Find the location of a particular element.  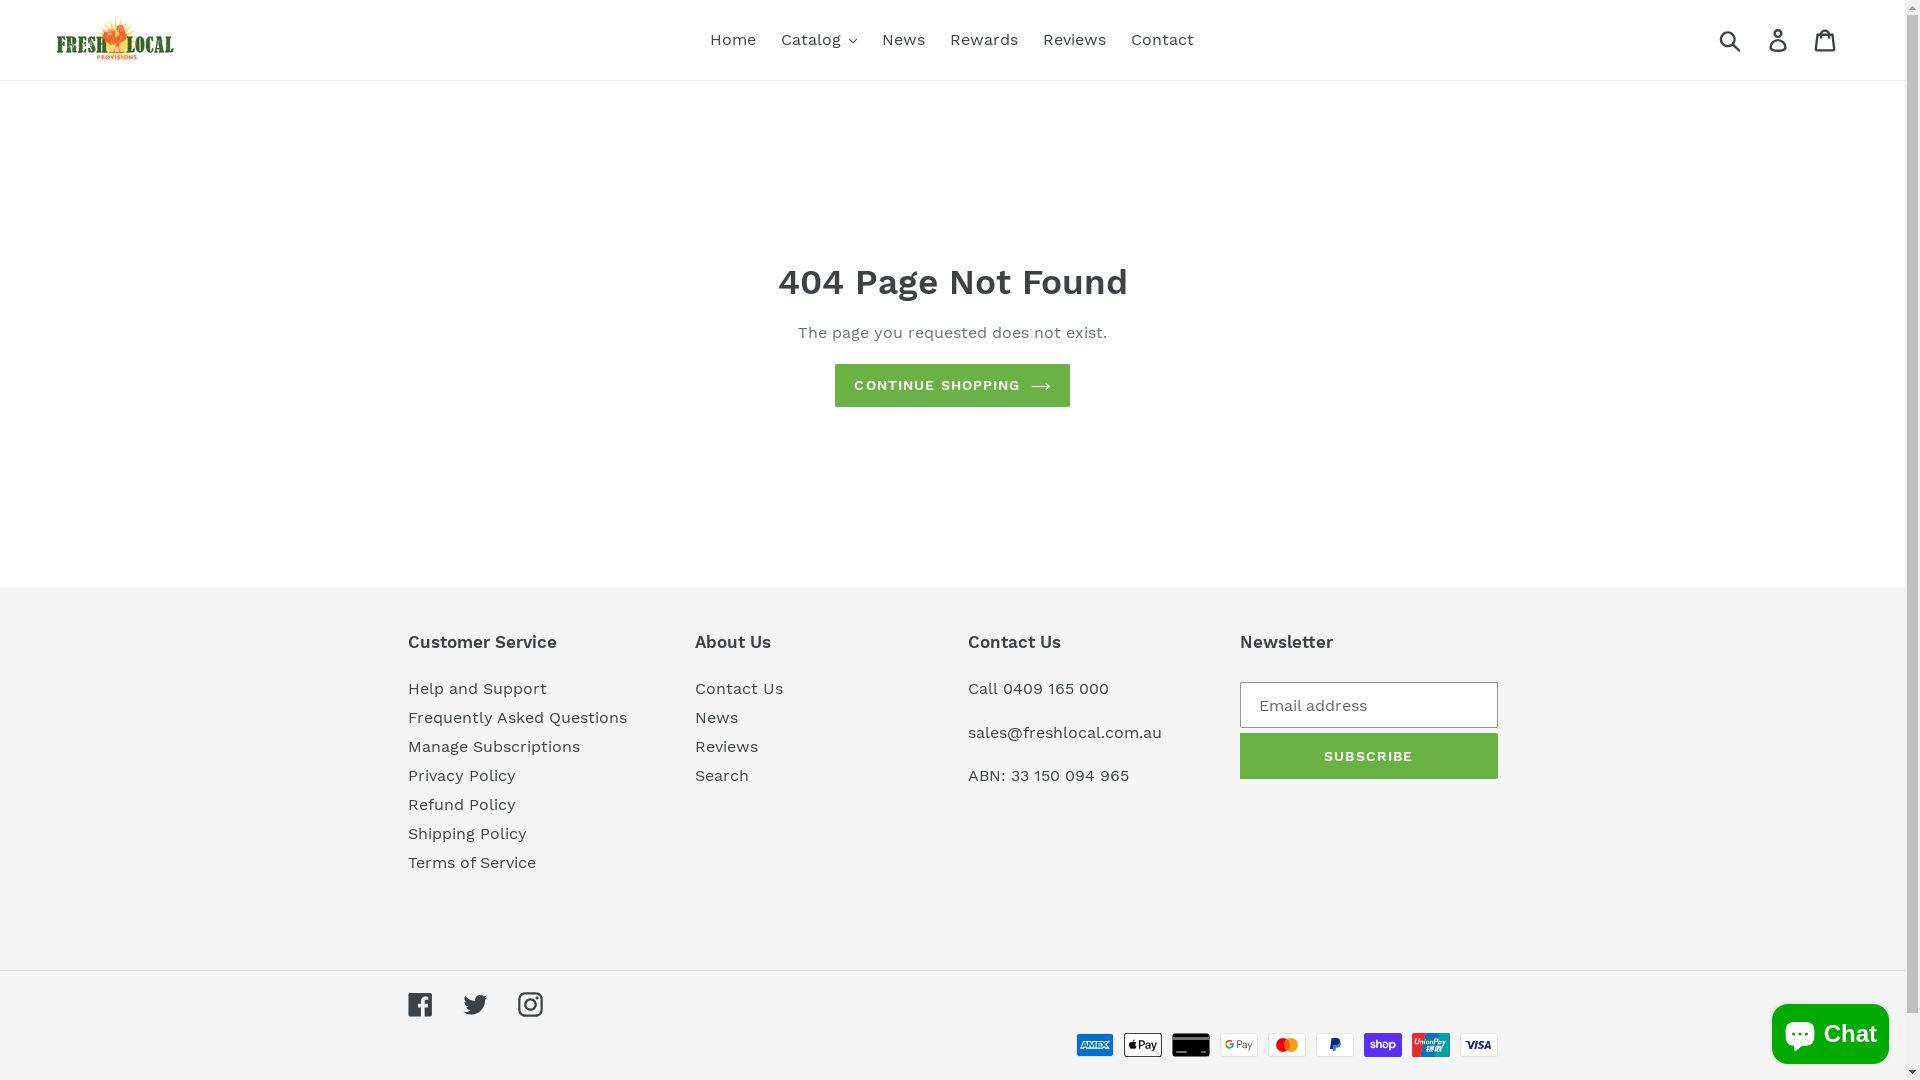

'Reviews' is located at coordinates (725, 746).